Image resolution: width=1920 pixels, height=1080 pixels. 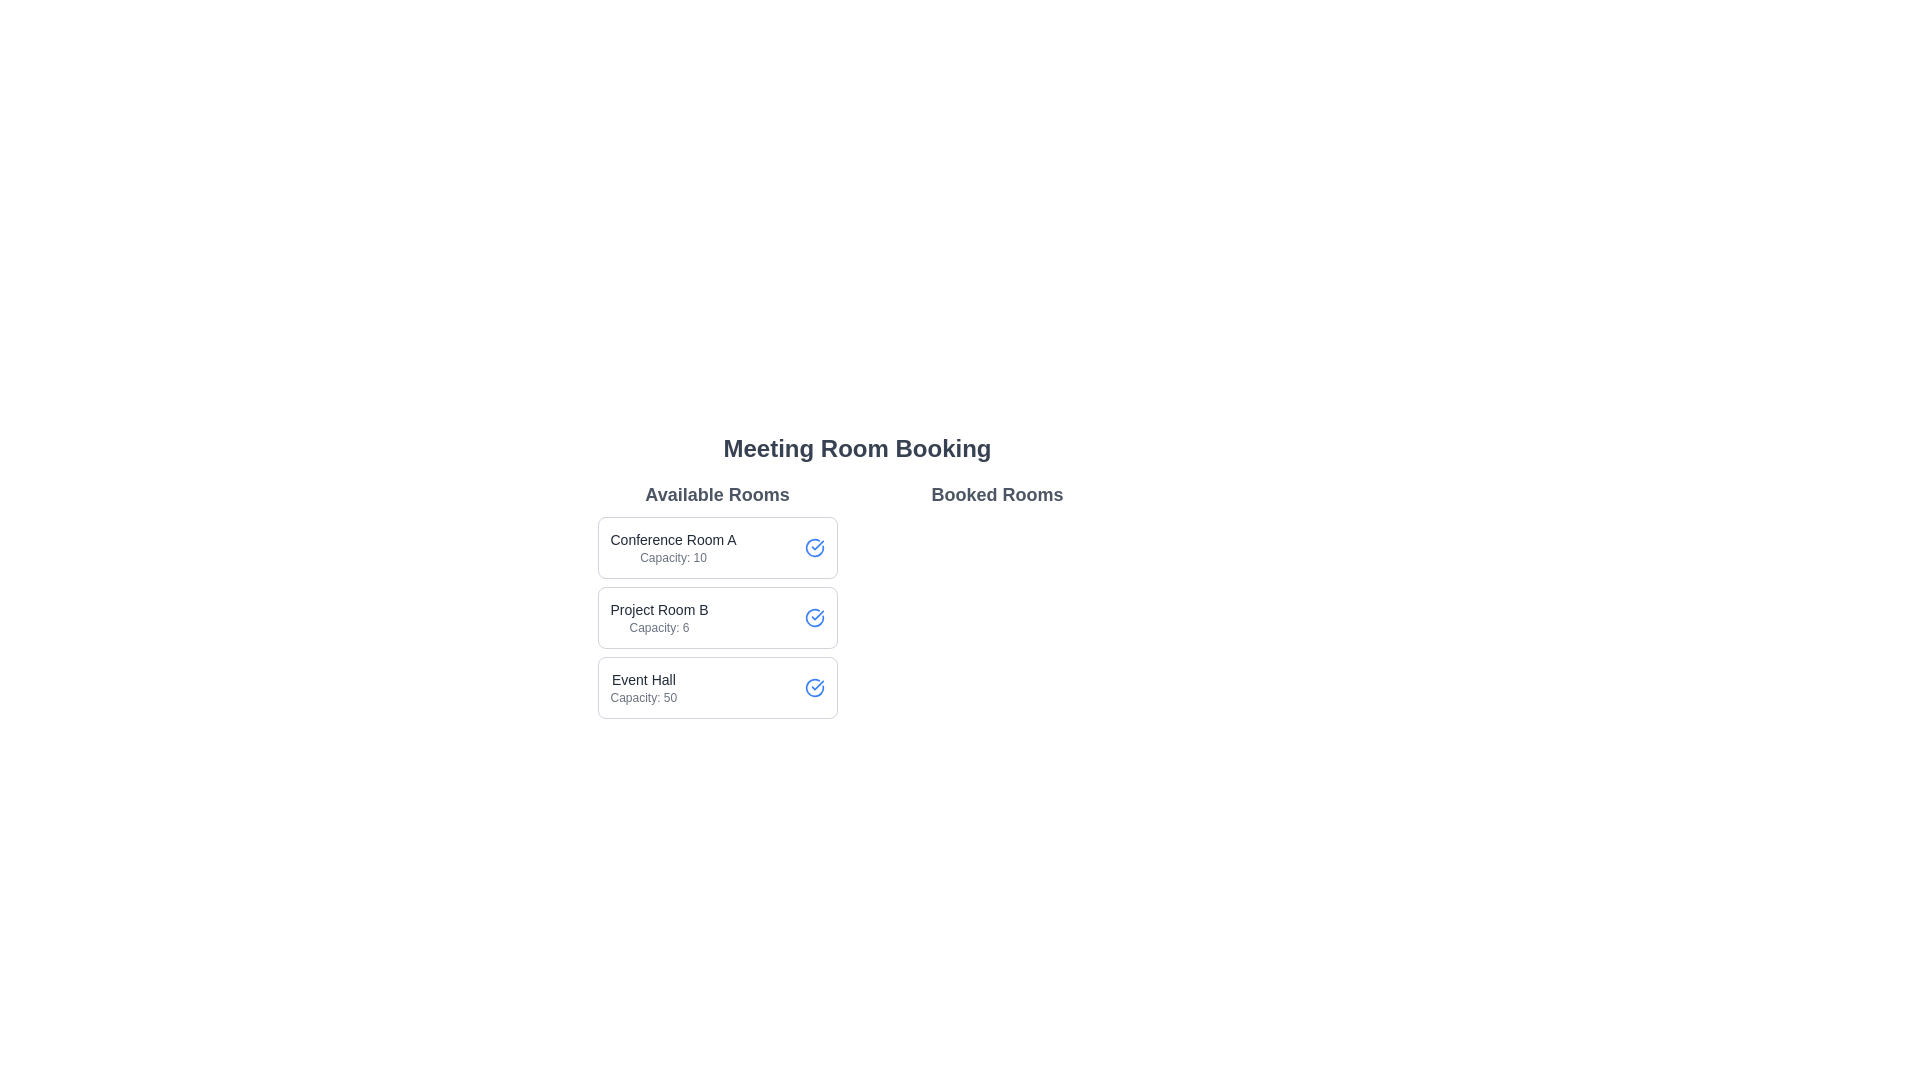 I want to click on the card representing 'Conference Room A', so click(x=717, y=547).